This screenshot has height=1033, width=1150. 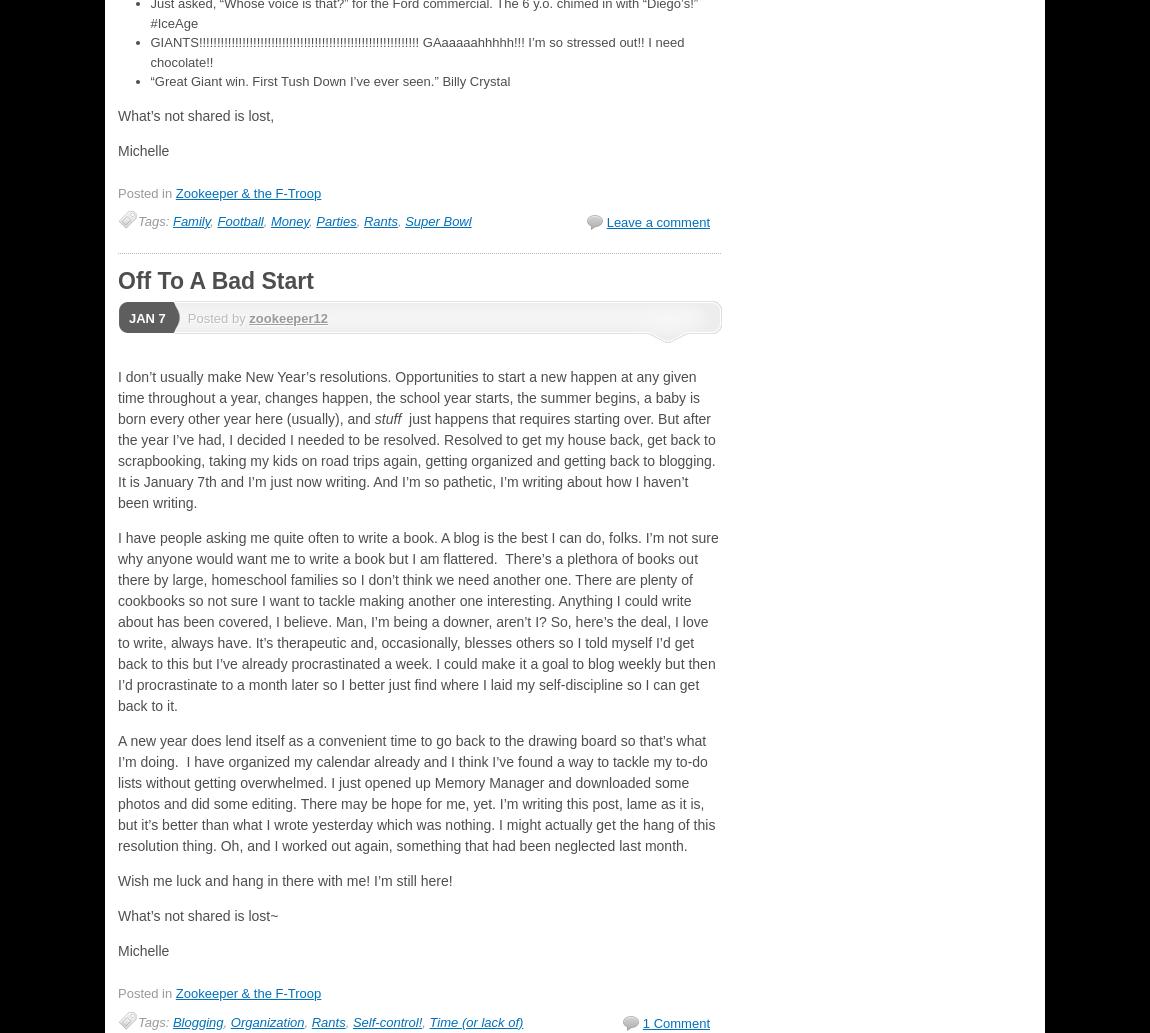 I want to click on 'GIANTS!!!!!!!!!!!!!!!!!!!!!!!!!!!!!!!!!!!!!!!!!!!!!!!!!!!!!!!!!!!!! GAaaaaahhhhh!!! I’m so stressed out!! I need chocolate!!', so click(x=416, y=51).